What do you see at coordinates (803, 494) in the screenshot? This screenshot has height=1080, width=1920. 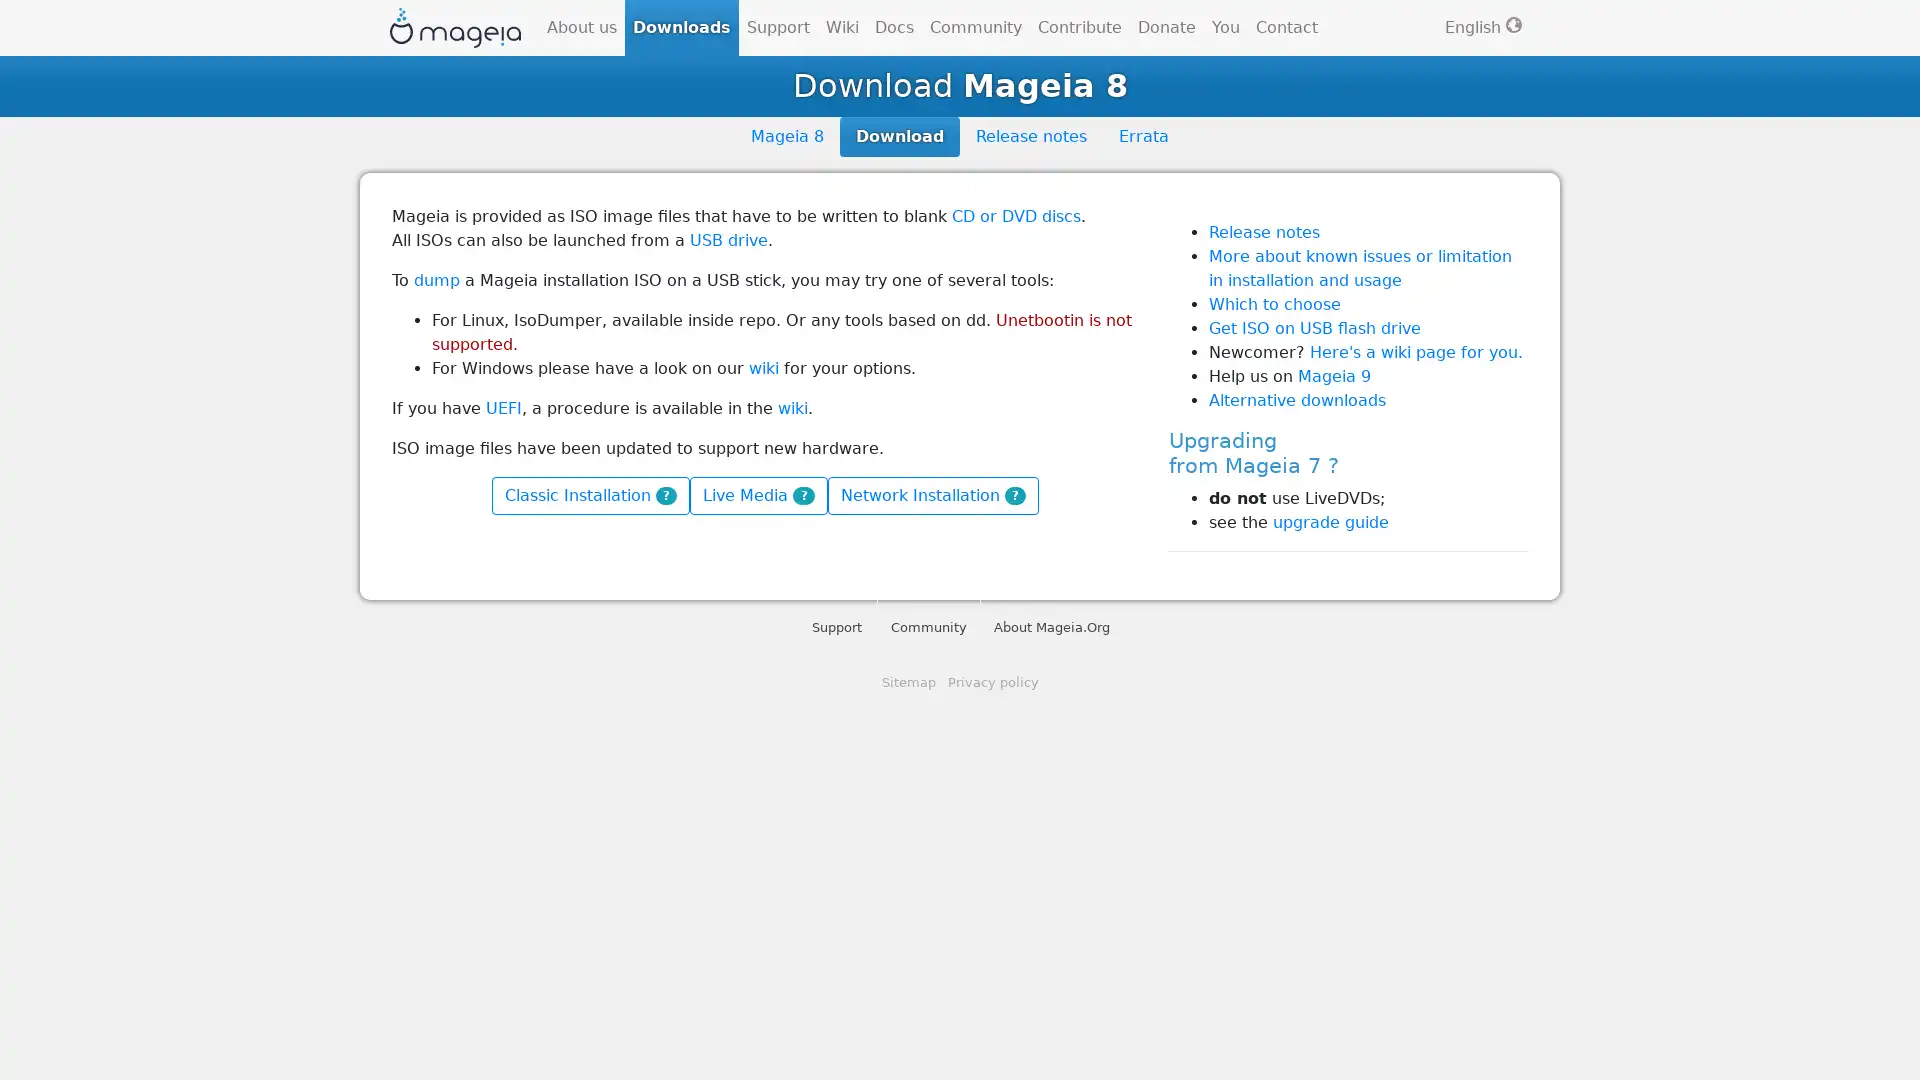 I see `?` at bounding box center [803, 494].